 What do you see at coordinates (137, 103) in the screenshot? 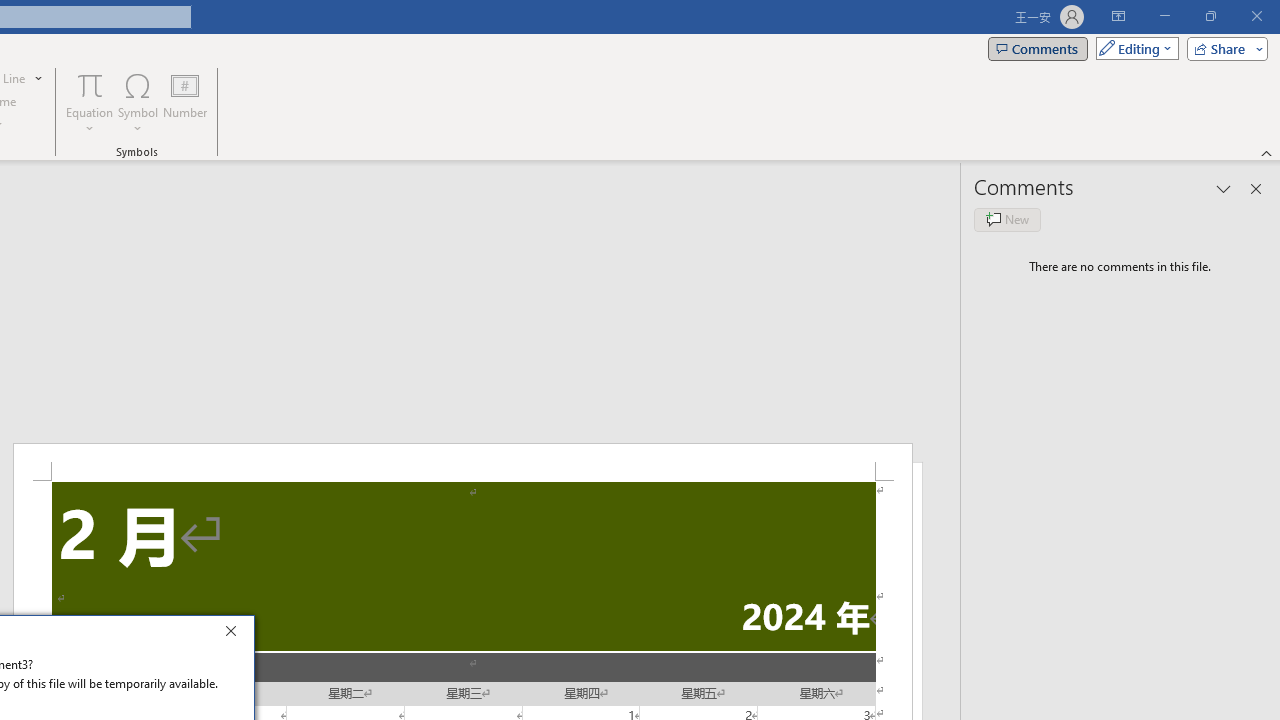
I see `'Symbol'` at bounding box center [137, 103].